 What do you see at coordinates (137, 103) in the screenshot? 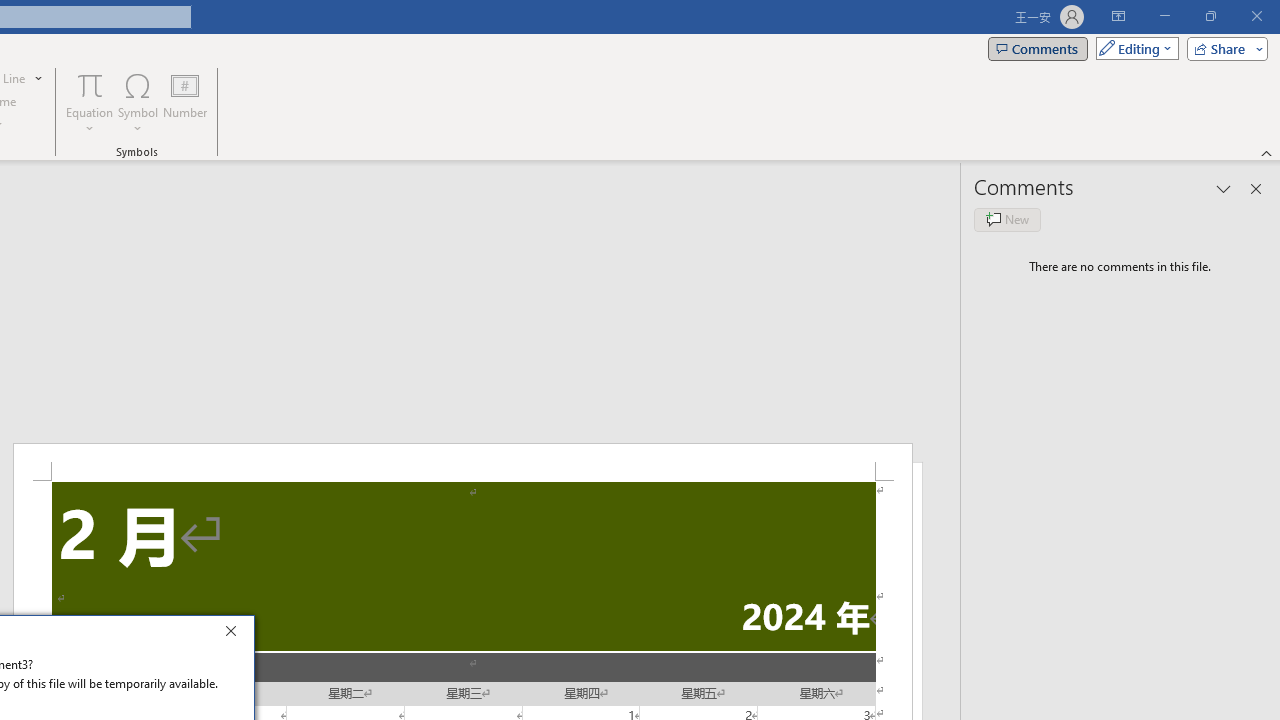
I see `'Symbol'` at bounding box center [137, 103].